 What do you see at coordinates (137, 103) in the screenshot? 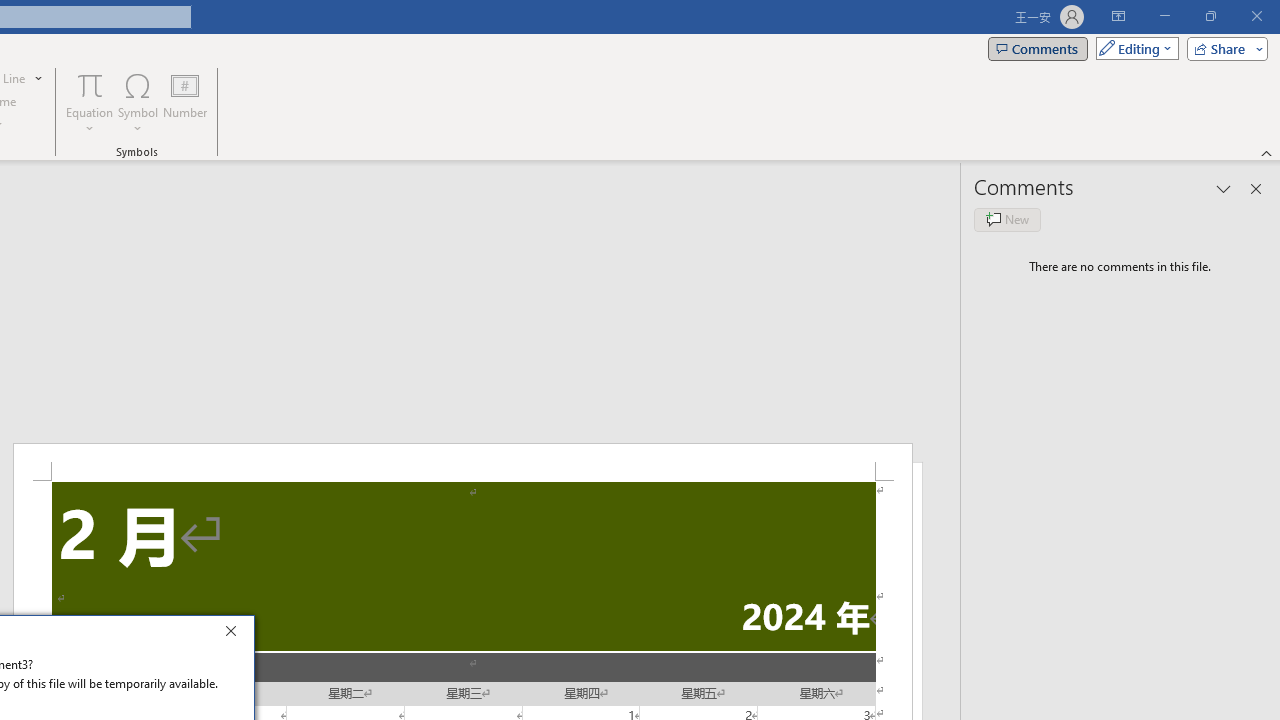
I see `'Symbol'` at bounding box center [137, 103].